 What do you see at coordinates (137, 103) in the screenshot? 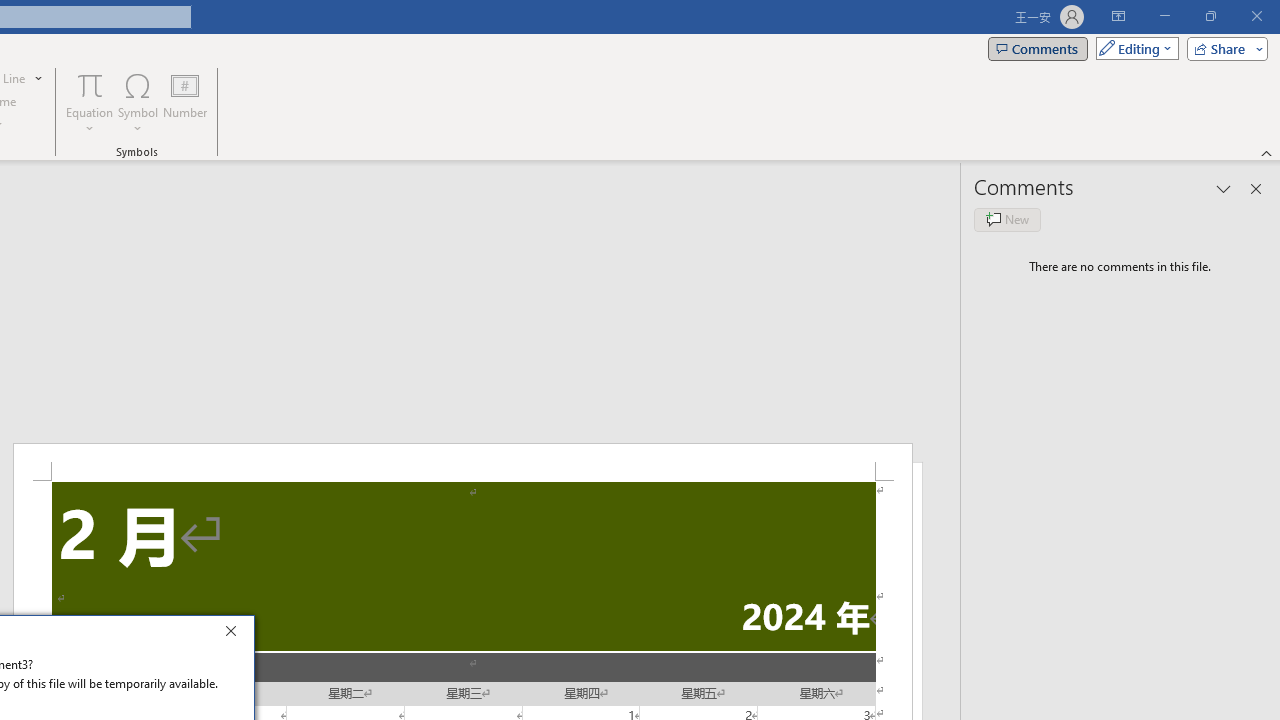
I see `'Symbol'` at bounding box center [137, 103].